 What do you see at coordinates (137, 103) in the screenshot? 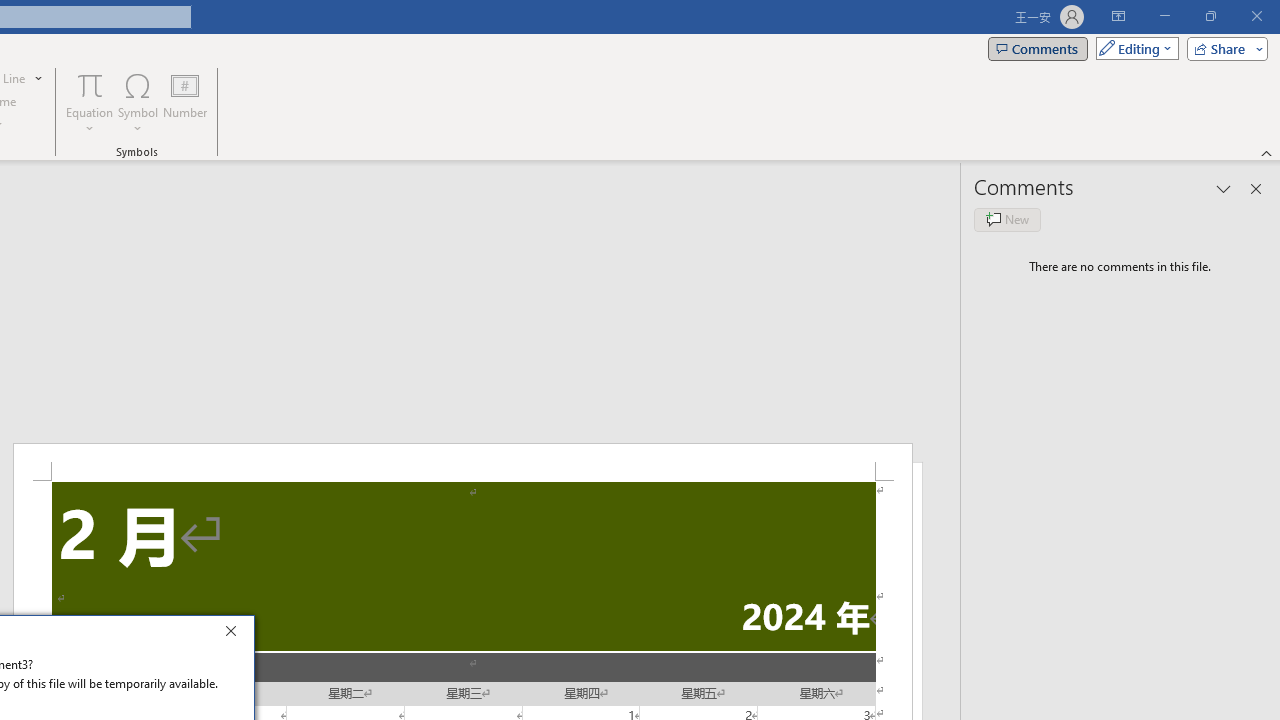
I see `'Symbol'` at bounding box center [137, 103].